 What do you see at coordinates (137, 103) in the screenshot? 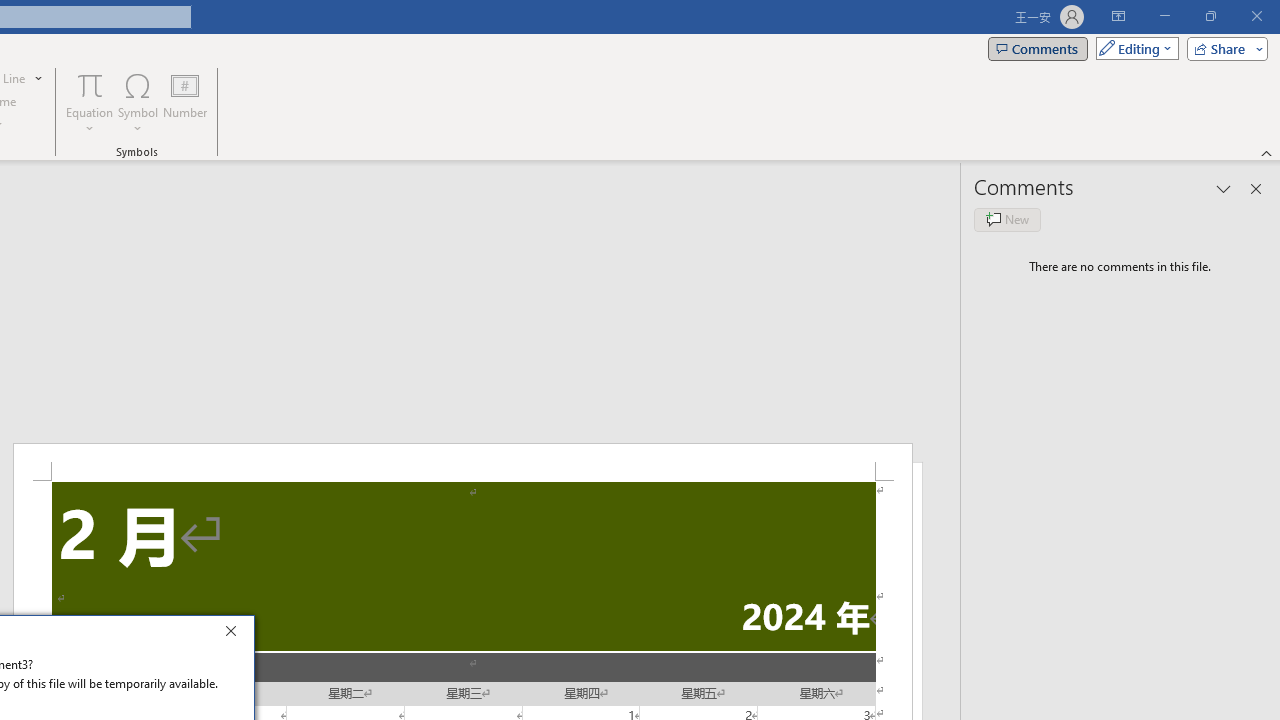
I see `'Symbol'` at bounding box center [137, 103].